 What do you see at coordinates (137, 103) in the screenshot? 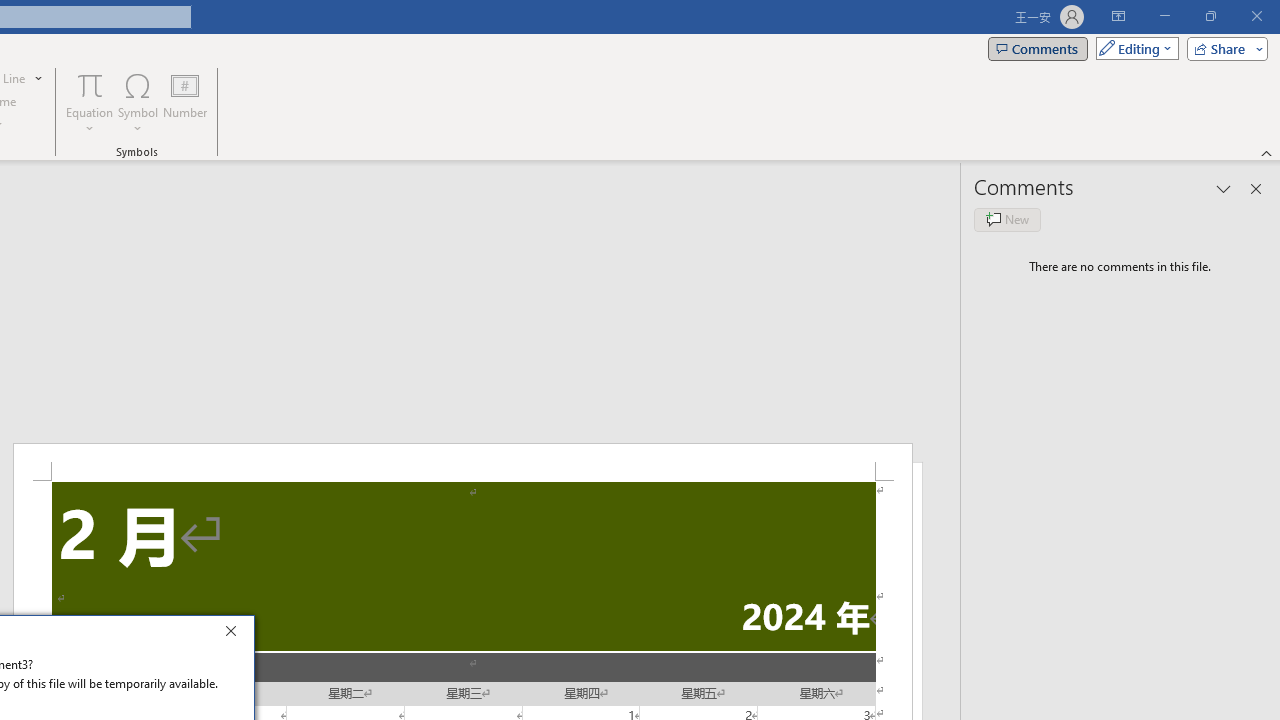
I see `'Symbol'` at bounding box center [137, 103].